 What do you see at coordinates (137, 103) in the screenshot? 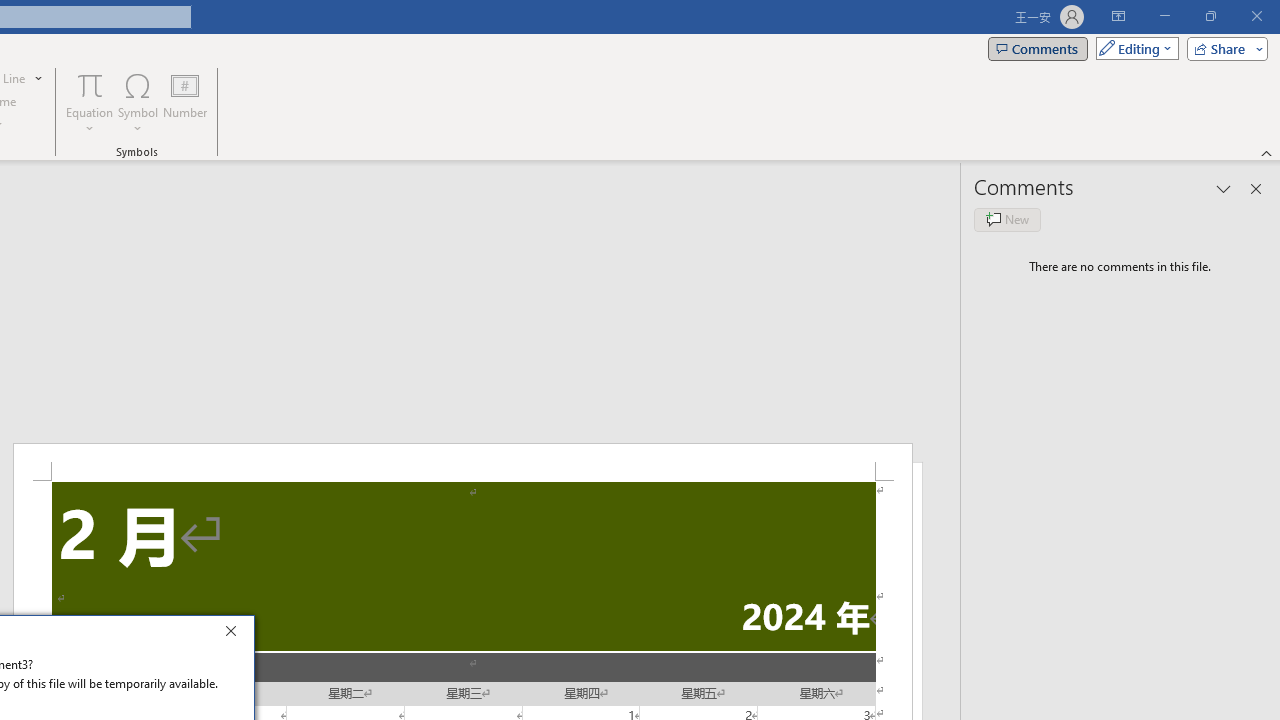
I see `'Symbol'` at bounding box center [137, 103].